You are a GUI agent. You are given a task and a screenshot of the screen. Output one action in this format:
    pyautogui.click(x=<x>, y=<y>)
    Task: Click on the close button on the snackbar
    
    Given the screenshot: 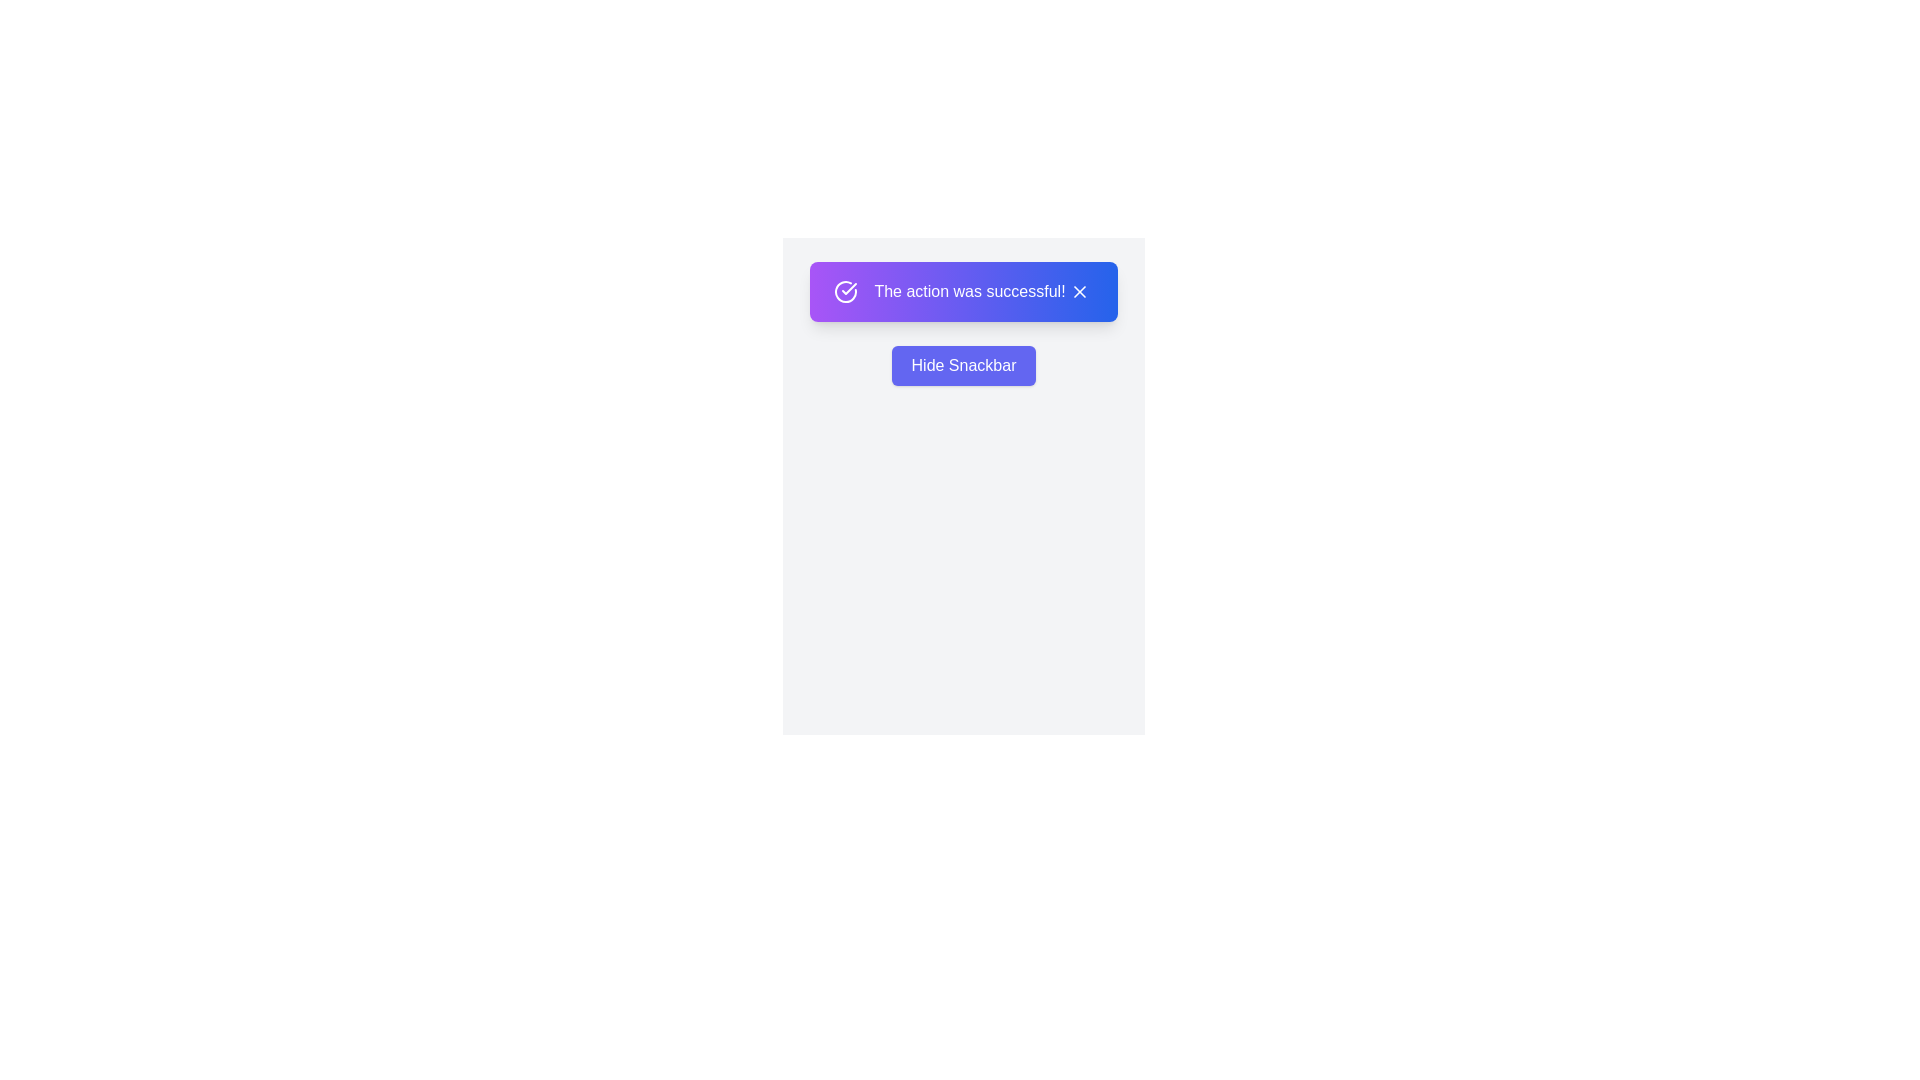 What is the action you would take?
    pyautogui.click(x=1078, y=292)
    